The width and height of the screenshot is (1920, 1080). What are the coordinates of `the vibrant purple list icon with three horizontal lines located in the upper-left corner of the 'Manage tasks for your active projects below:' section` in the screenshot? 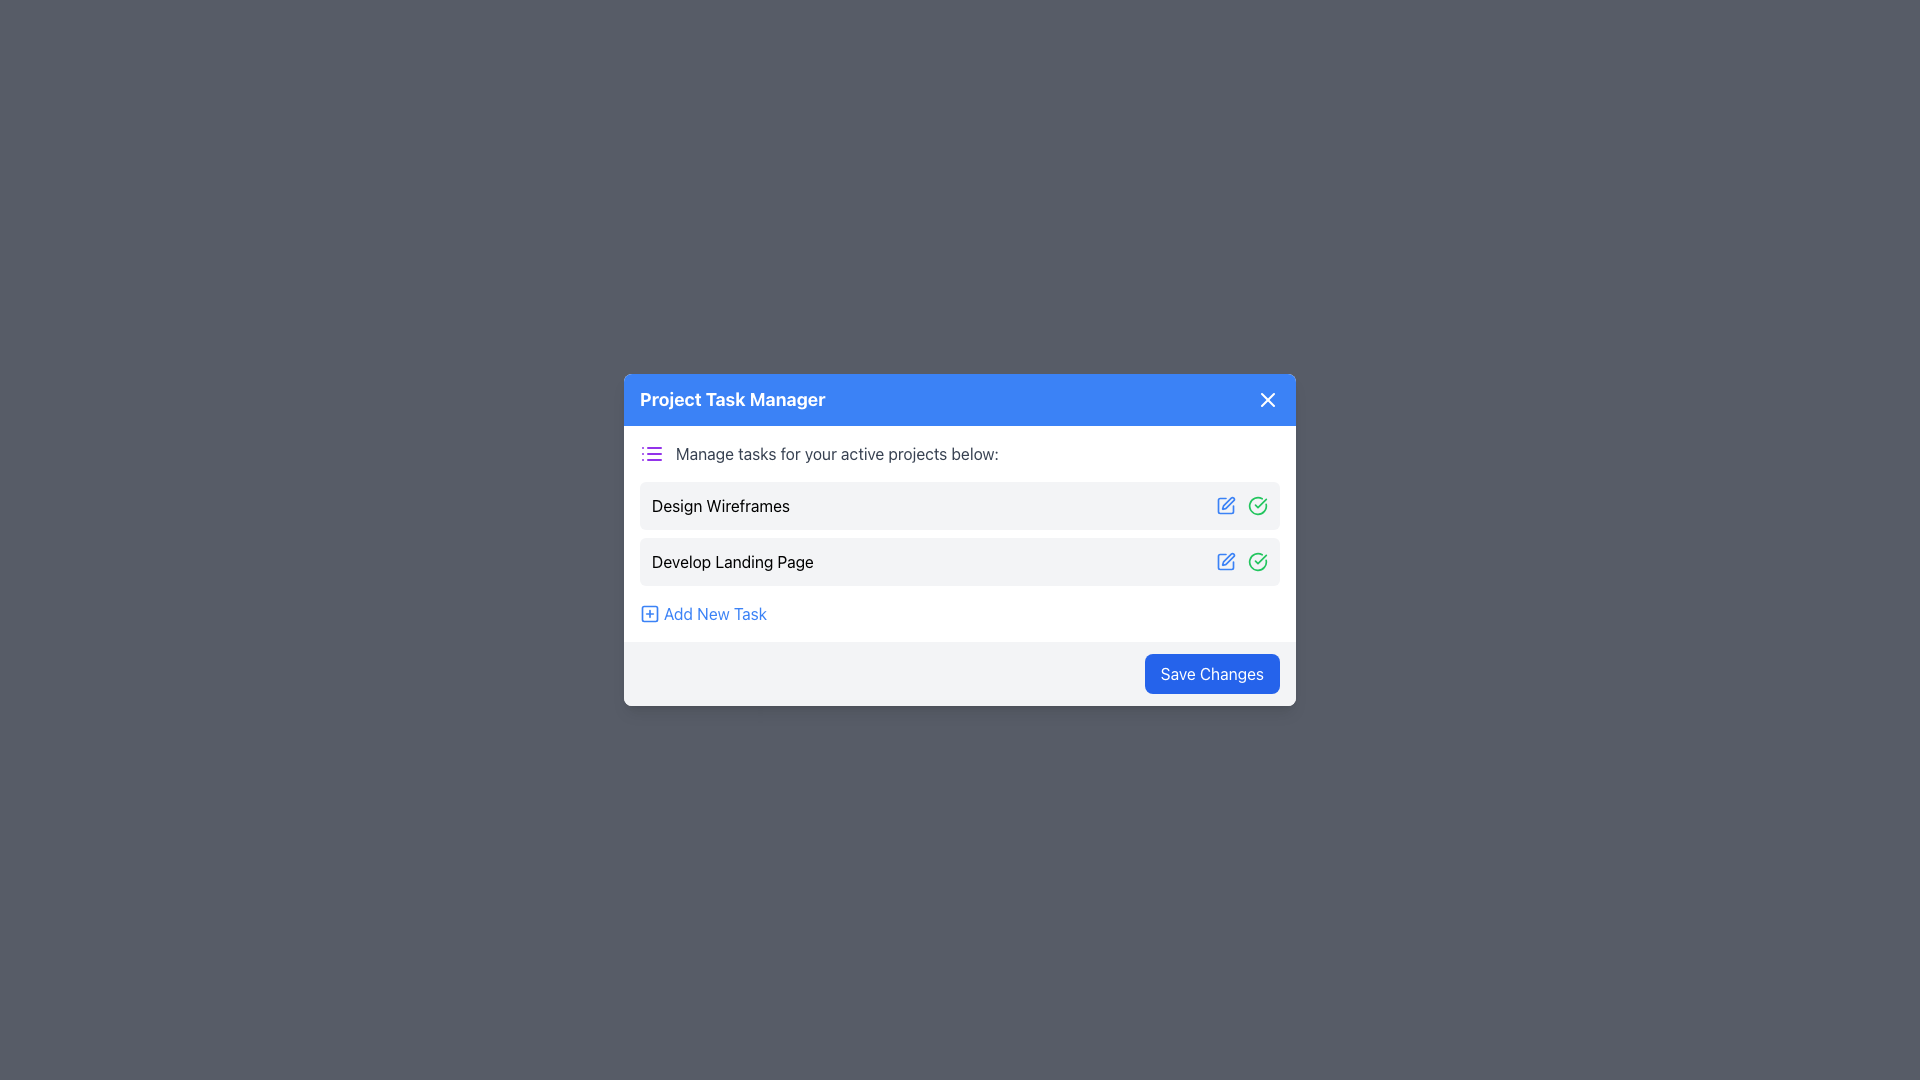 It's located at (652, 454).